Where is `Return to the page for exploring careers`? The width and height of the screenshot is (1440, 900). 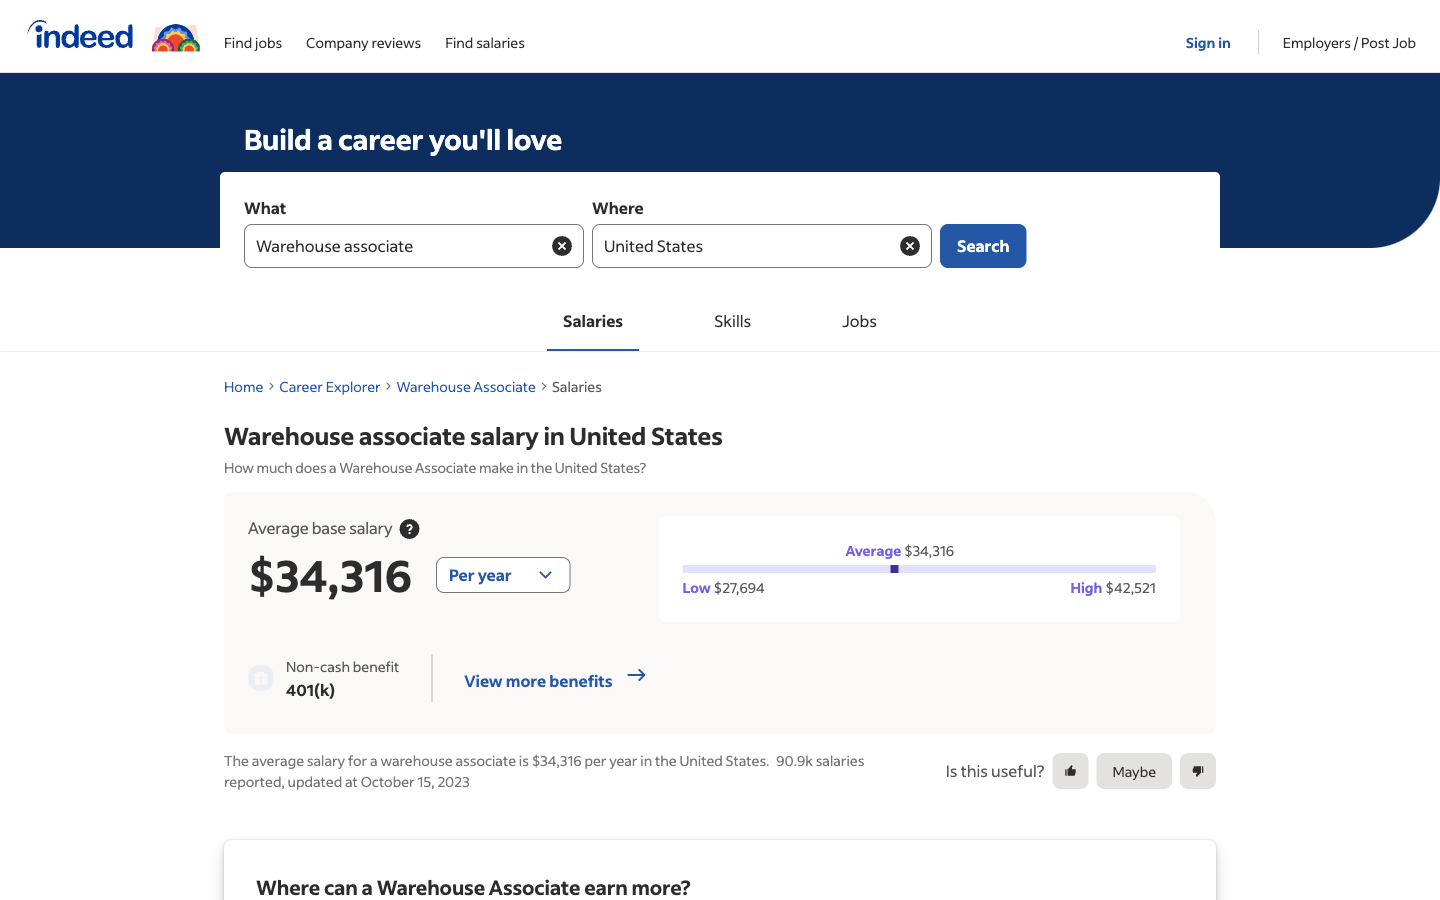
Return to the page for exploring careers is located at coordinates (330, 386).